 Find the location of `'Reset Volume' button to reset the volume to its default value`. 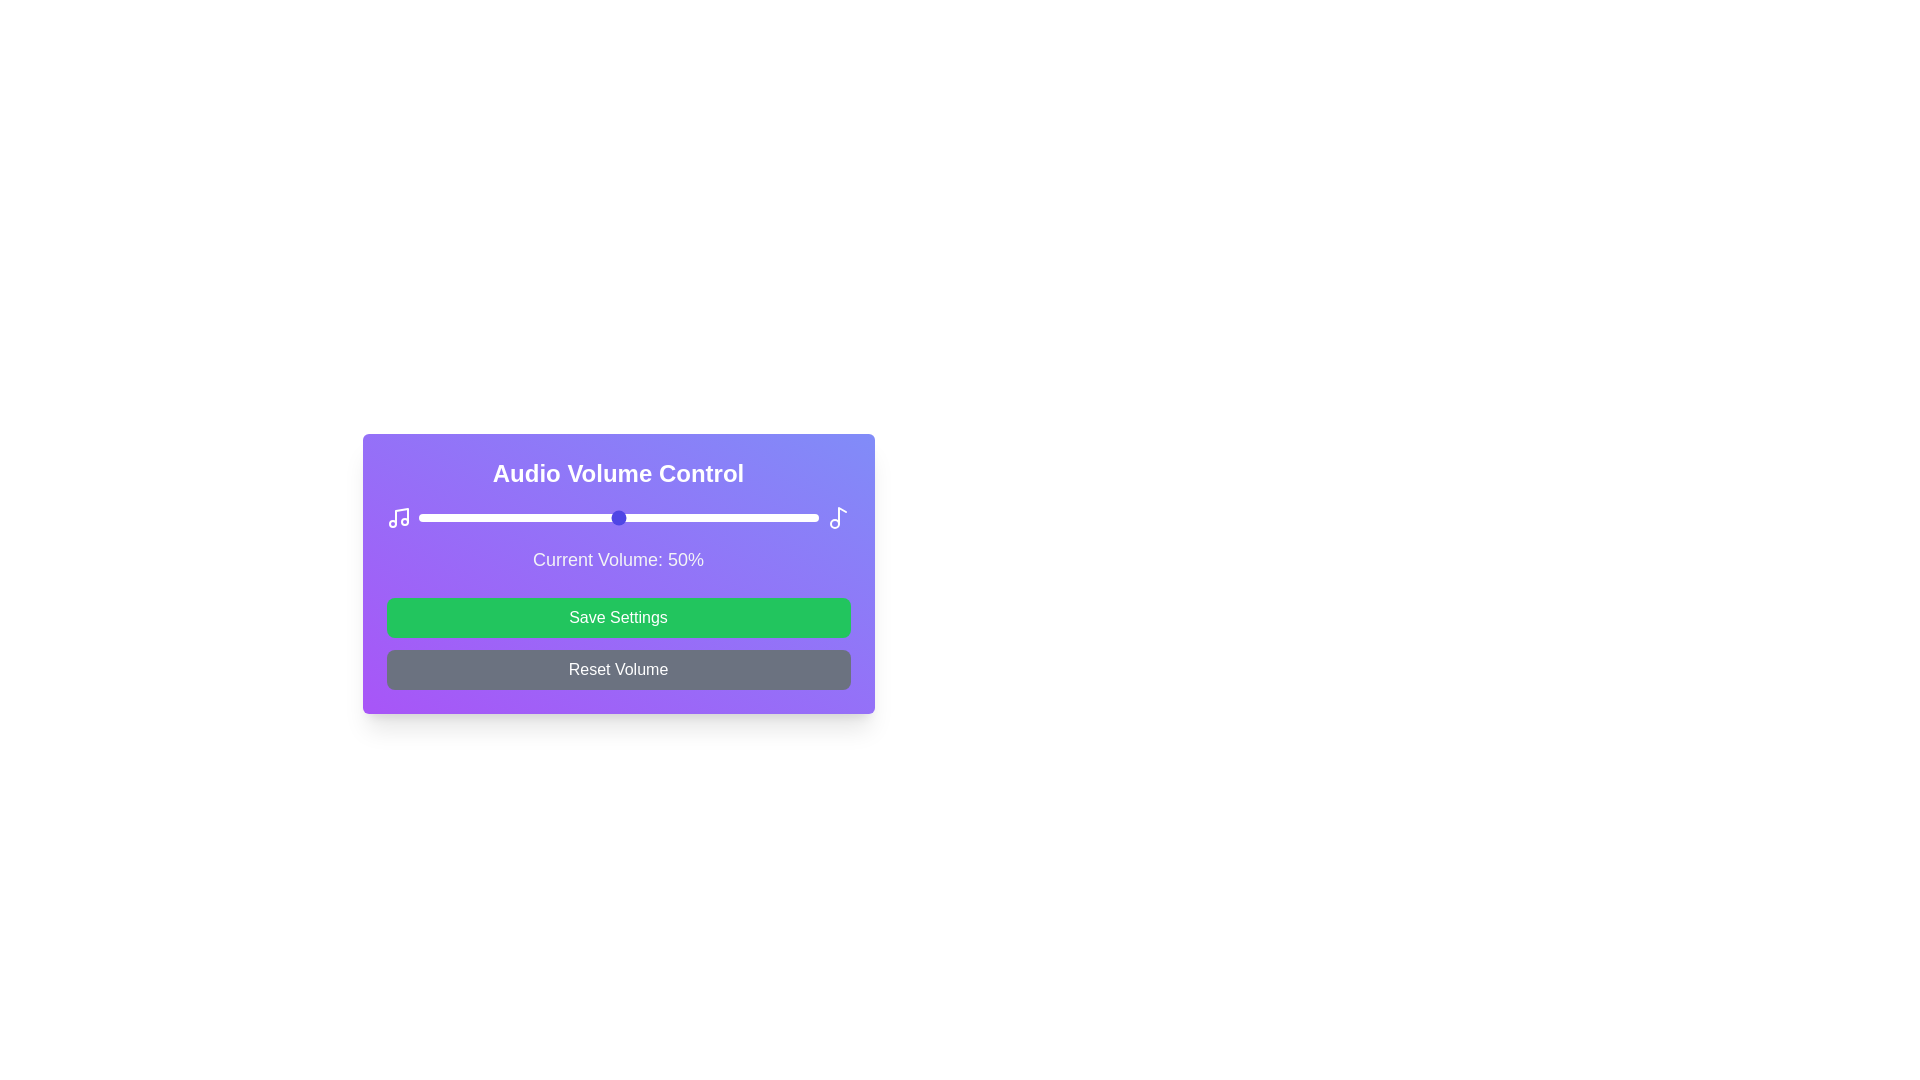

'Reset Volume' button to reset the volume to its default value is located at coordinates (617, 670).